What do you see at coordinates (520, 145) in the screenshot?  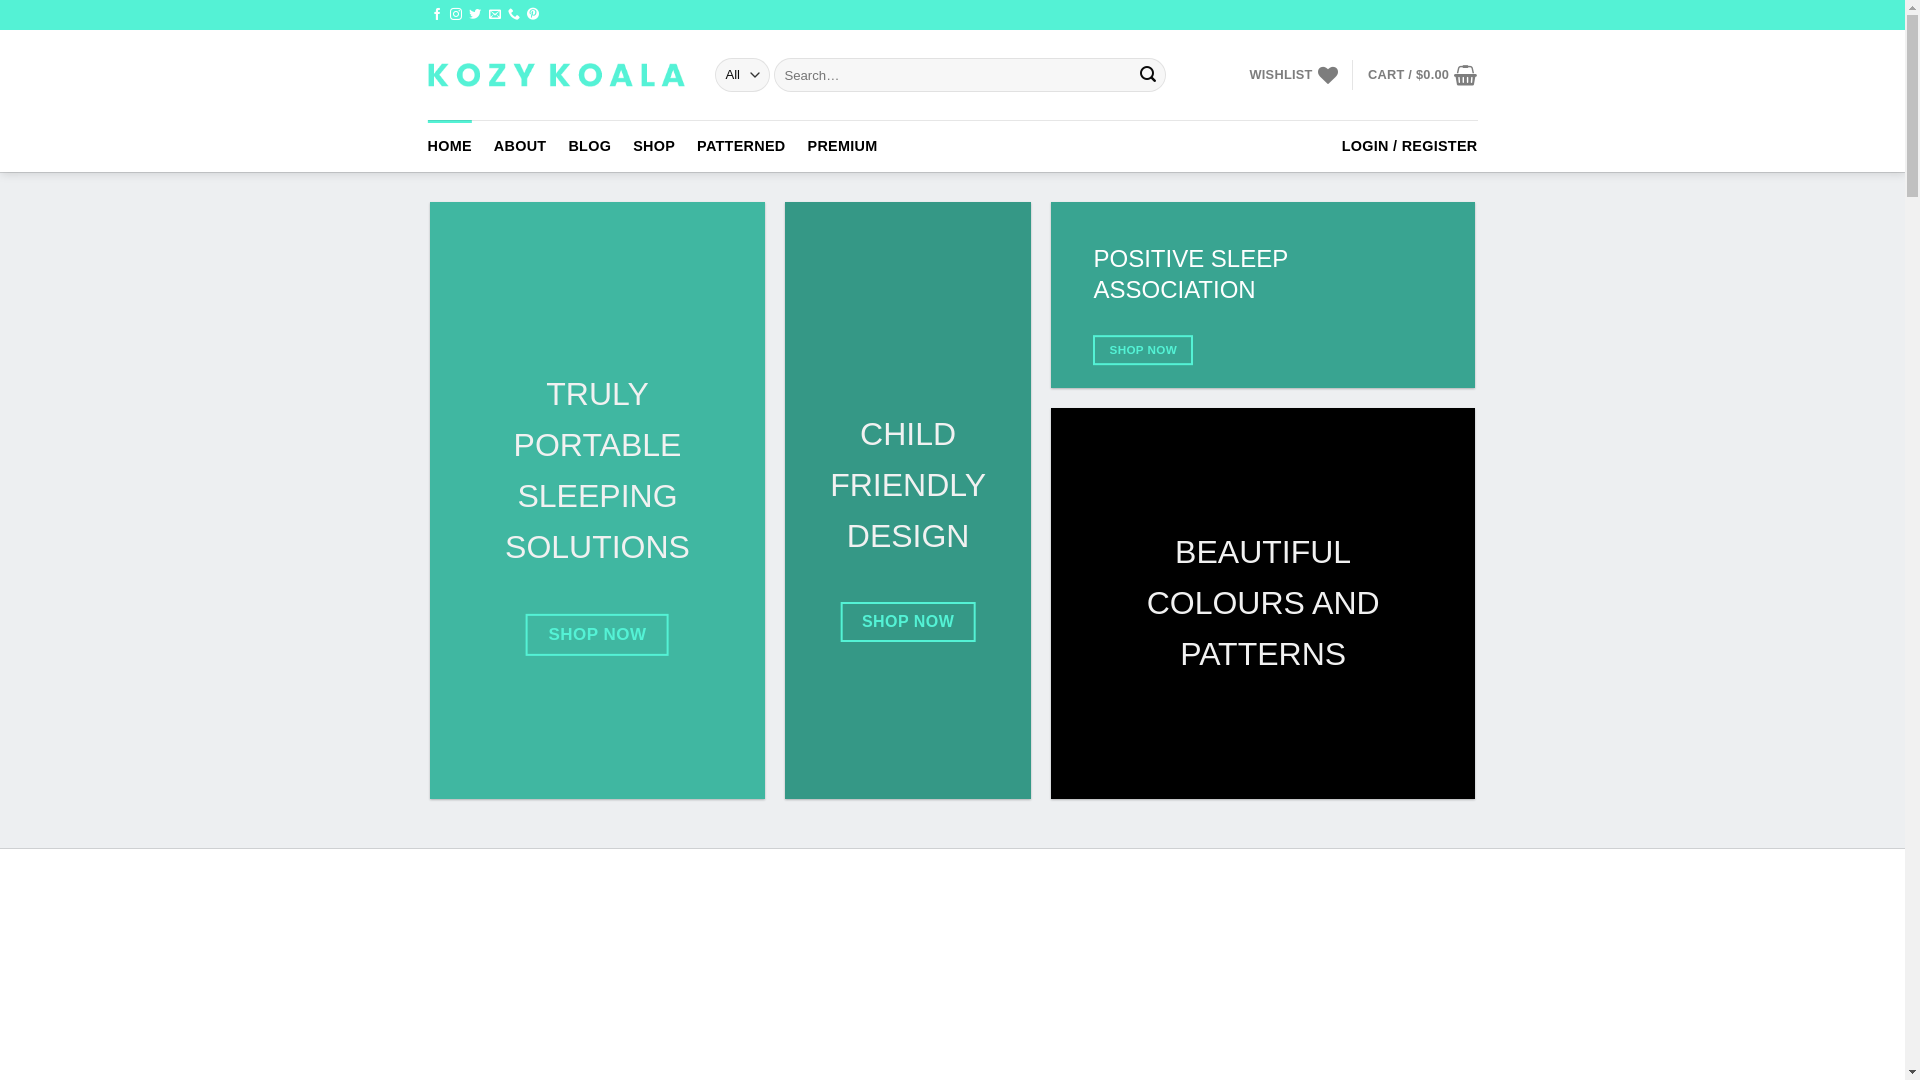 I see `'ABOUT'` at bounding box center [520, 145].